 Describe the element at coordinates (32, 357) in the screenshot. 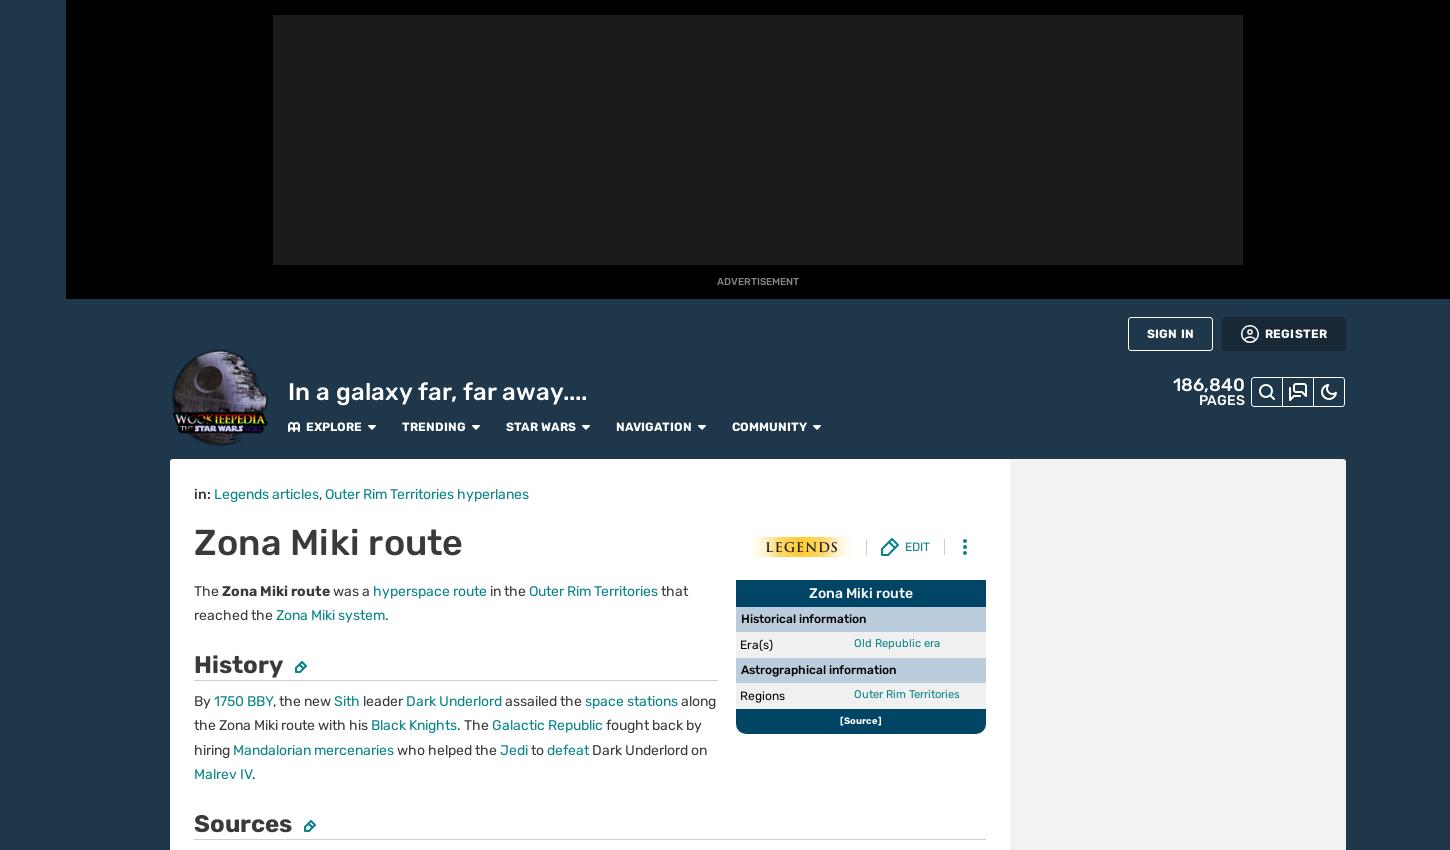

I see `'Anime'` at that location.